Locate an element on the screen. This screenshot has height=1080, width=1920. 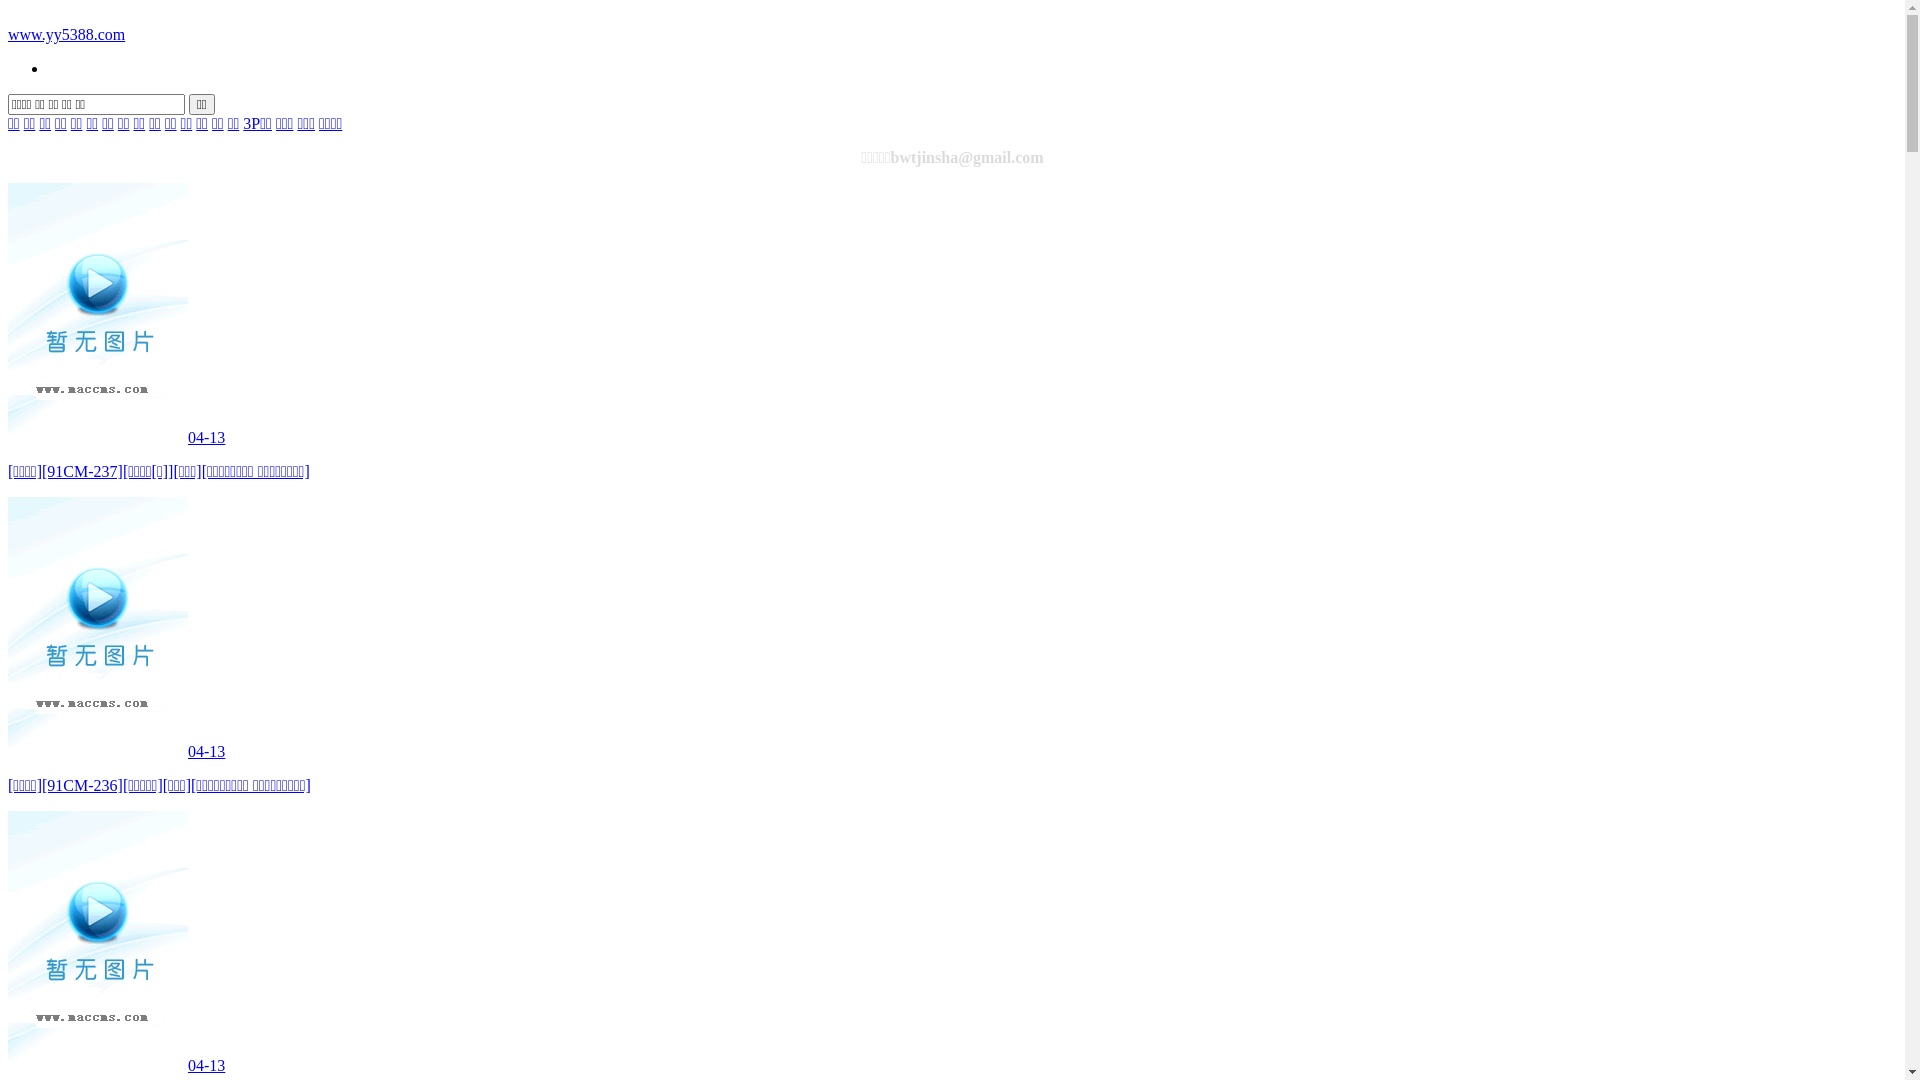
'04-13' is located at coordinates (115, 436).